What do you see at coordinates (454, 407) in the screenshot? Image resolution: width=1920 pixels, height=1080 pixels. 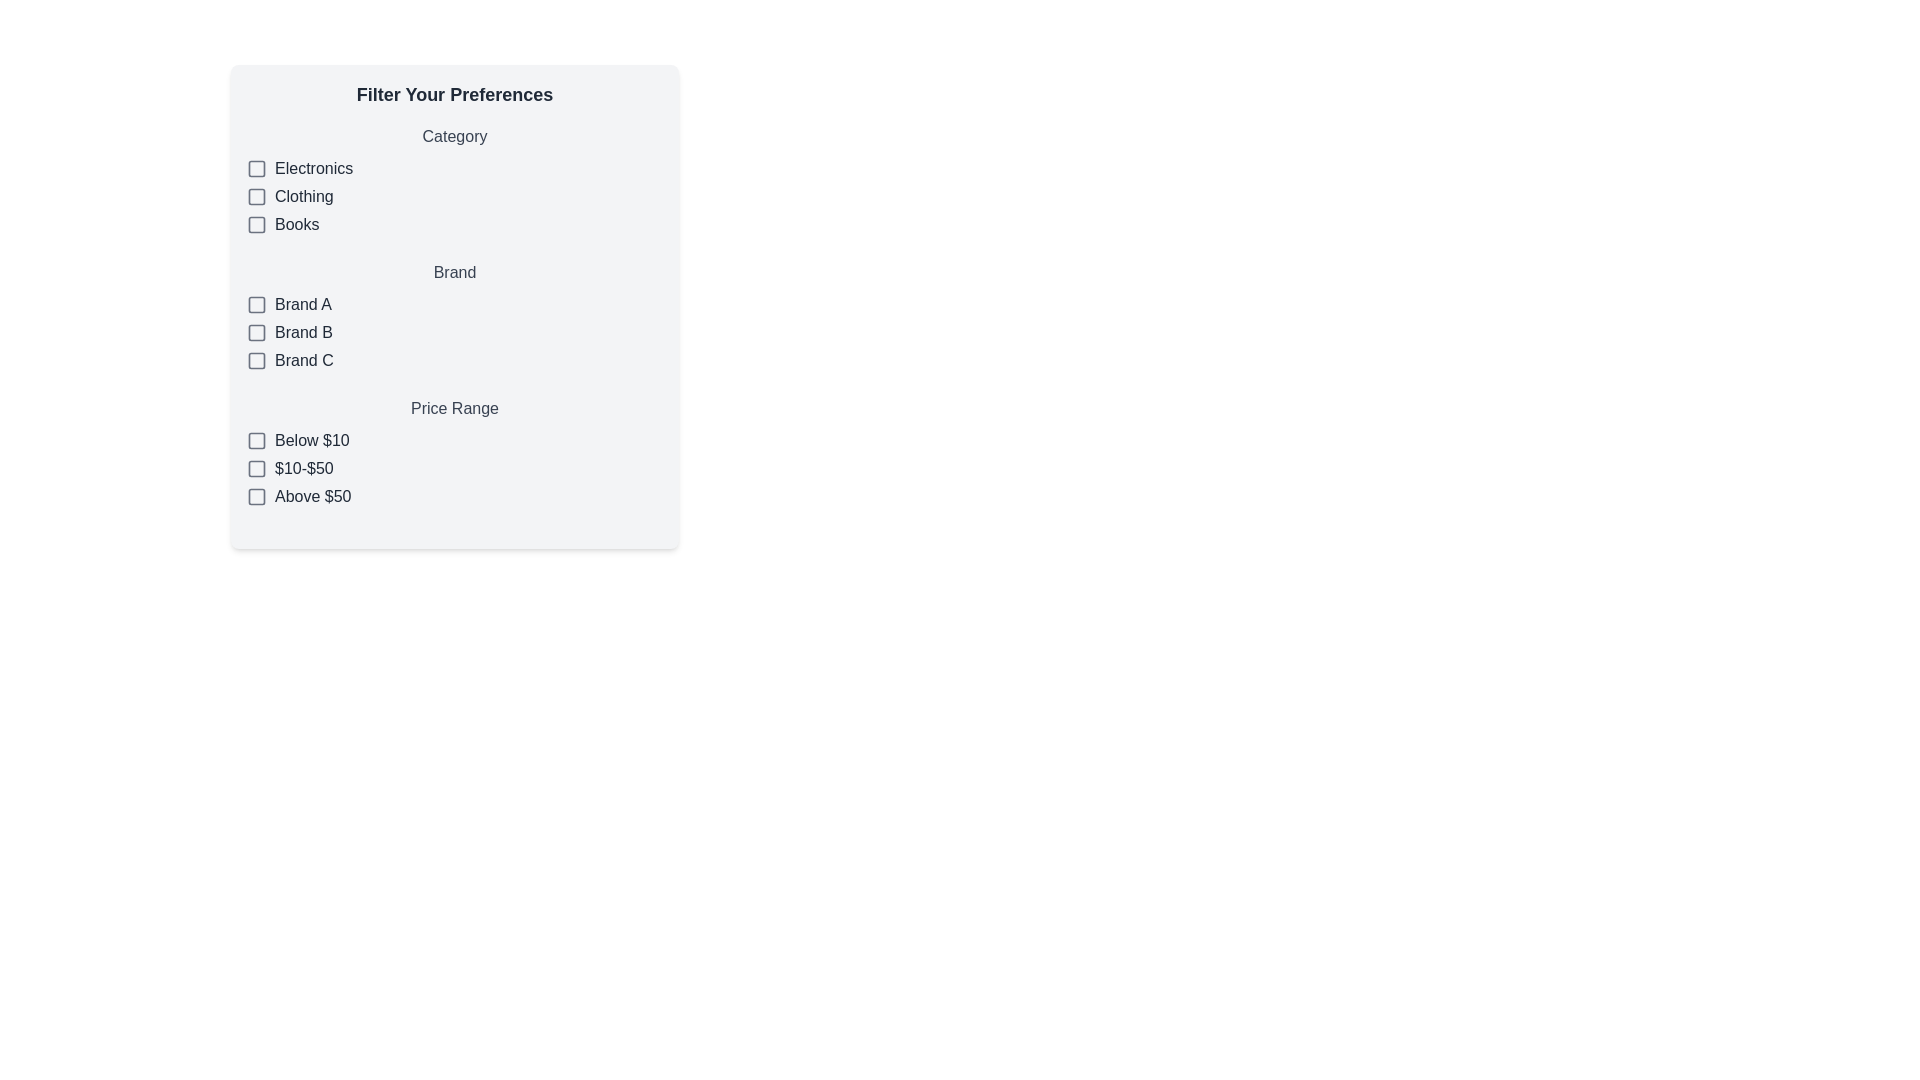 I see `the 'Price Range' text label, which is a medium-weight gray label located under the 'Brand' section in the 'Filter Your Preferences' vertical section` at bounding box center [454, 407].